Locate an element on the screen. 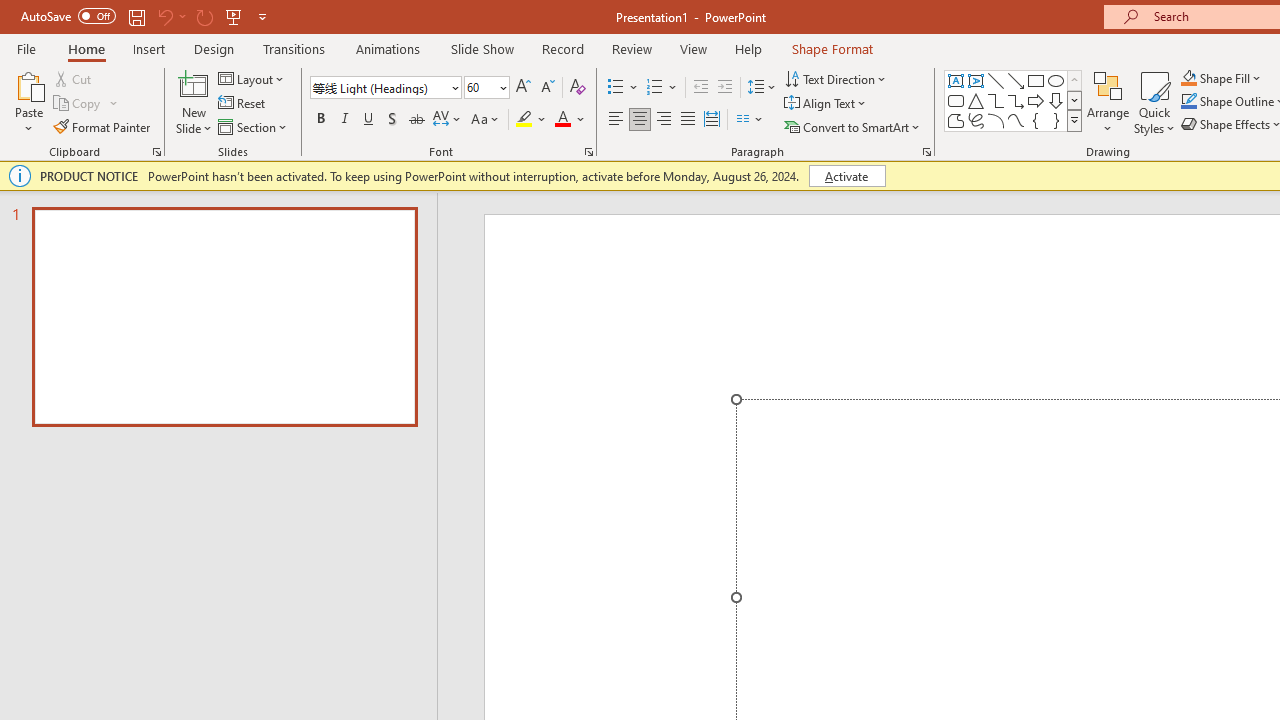 The image size is (1280, 720). 'Cut' is located at coordinates (74, 78).